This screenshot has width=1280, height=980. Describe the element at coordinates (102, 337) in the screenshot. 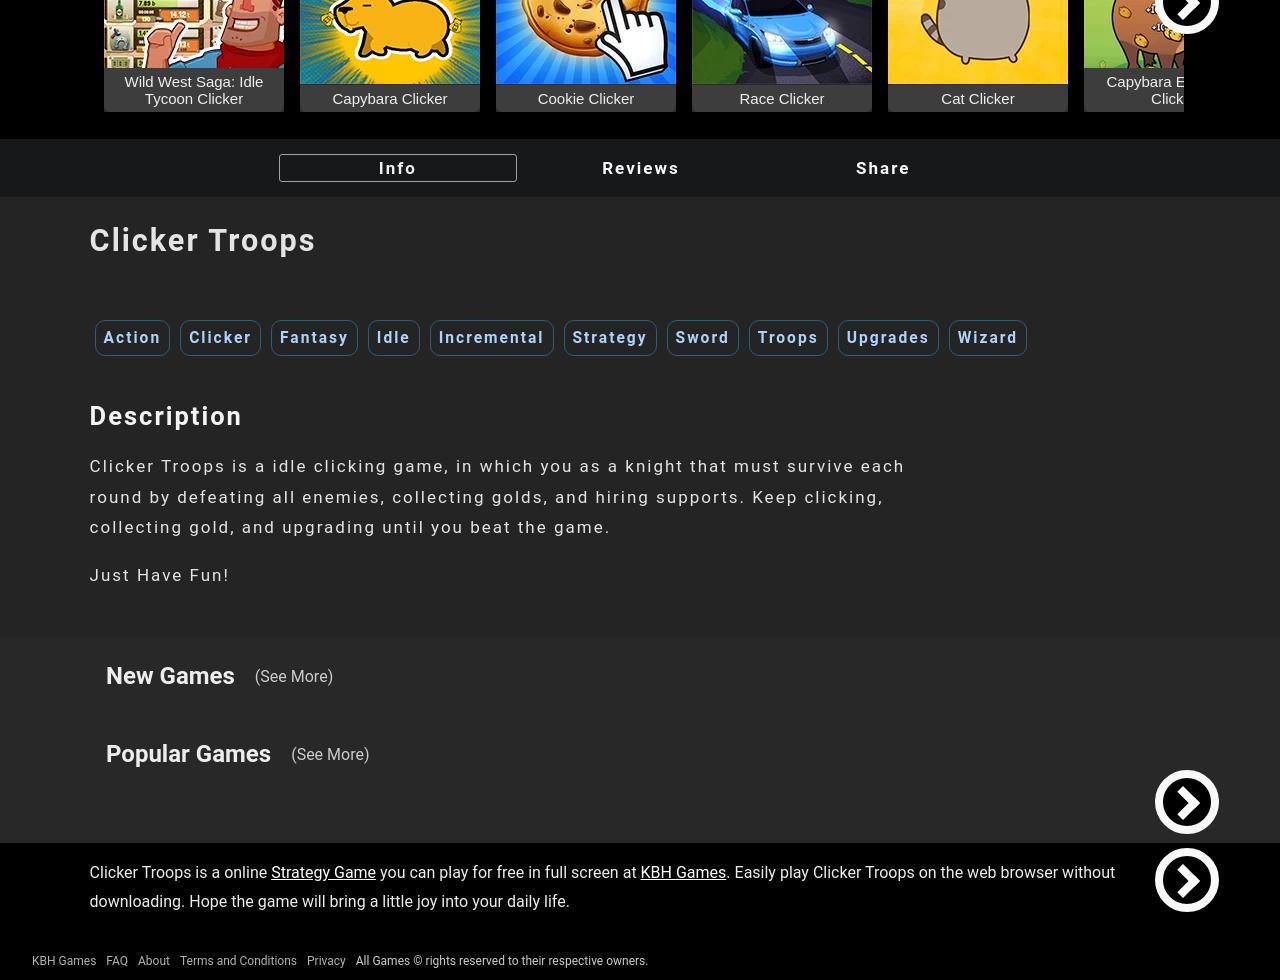

I see `'Action'` at that location.